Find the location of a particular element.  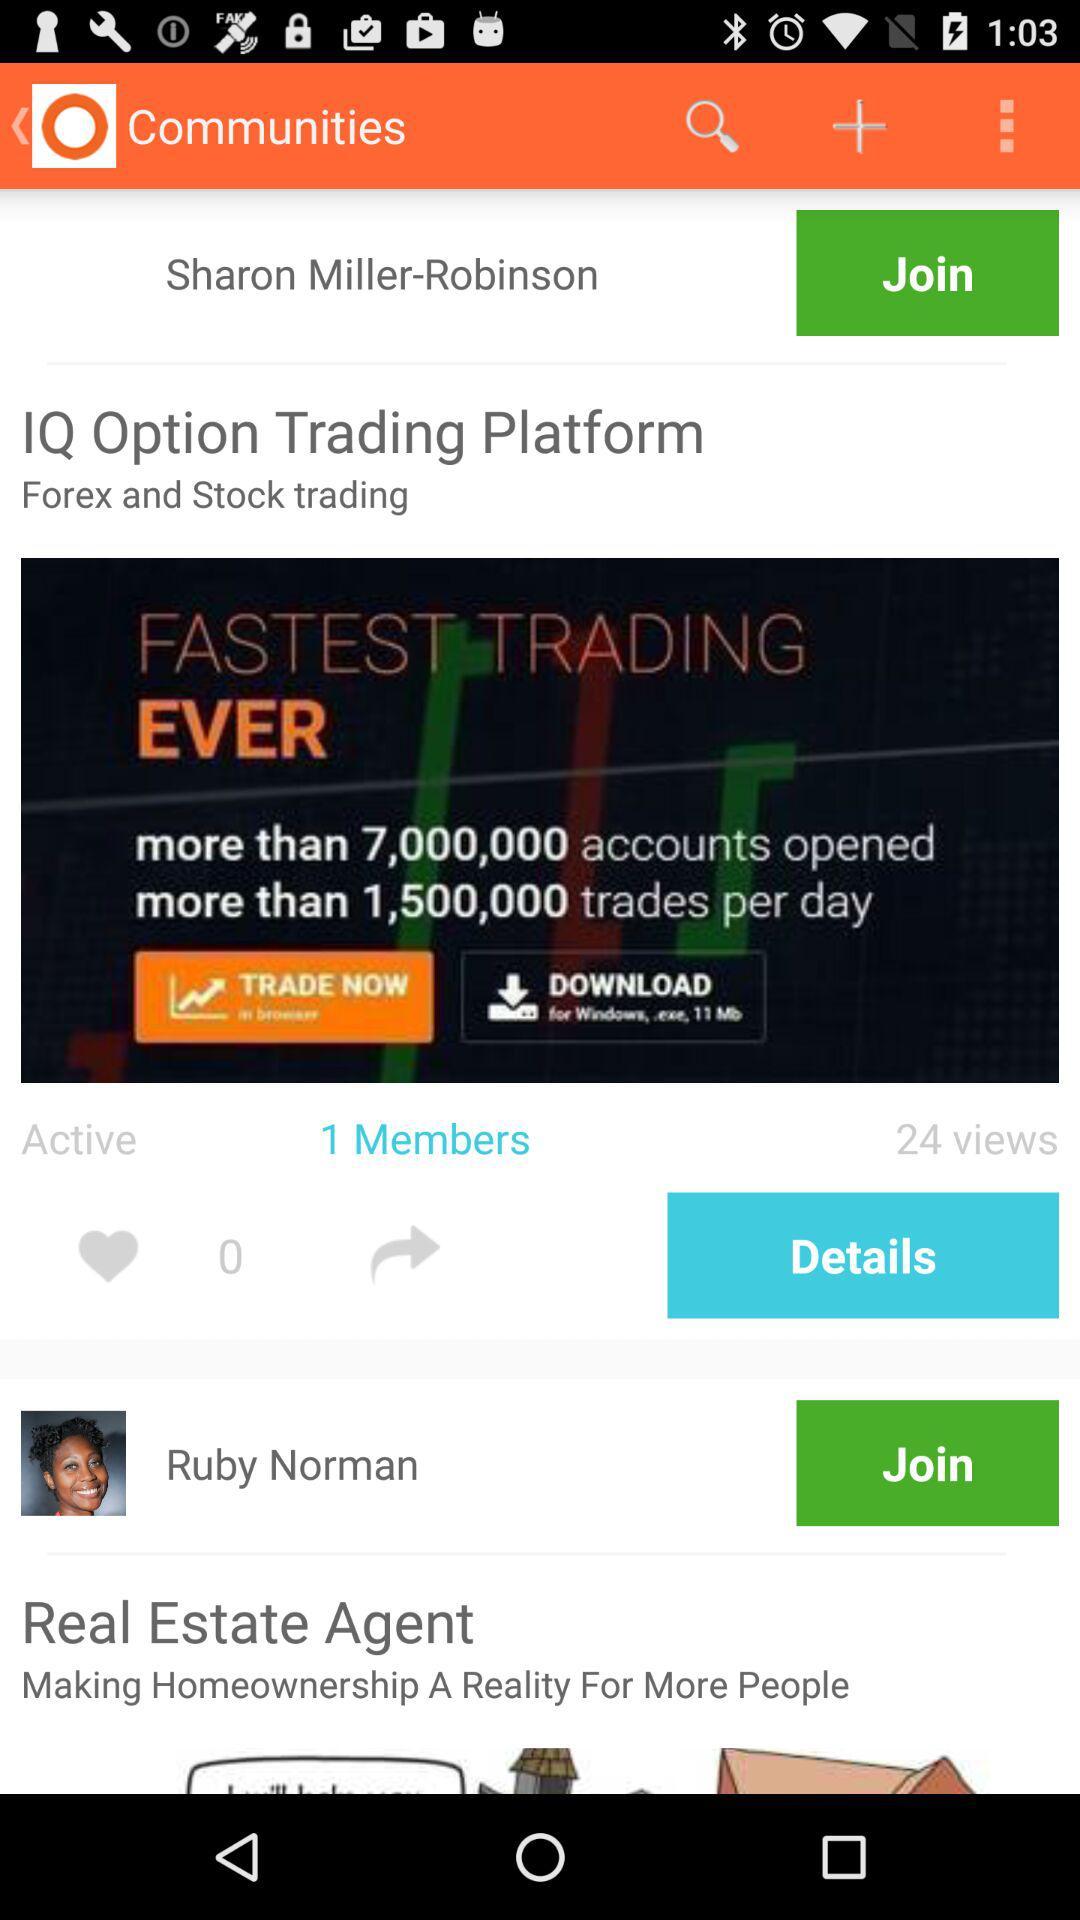

item below 0 button is located at coordinates (292, 1463).